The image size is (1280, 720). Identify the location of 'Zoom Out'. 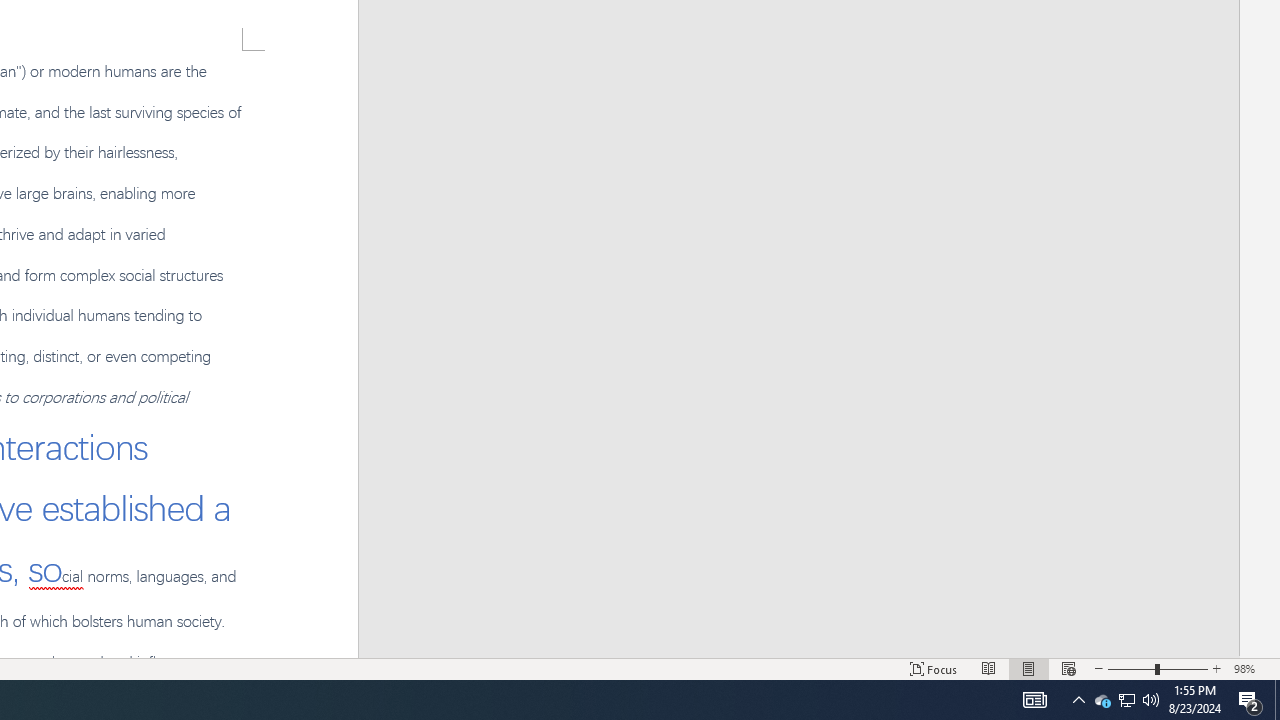
(1131, 669).